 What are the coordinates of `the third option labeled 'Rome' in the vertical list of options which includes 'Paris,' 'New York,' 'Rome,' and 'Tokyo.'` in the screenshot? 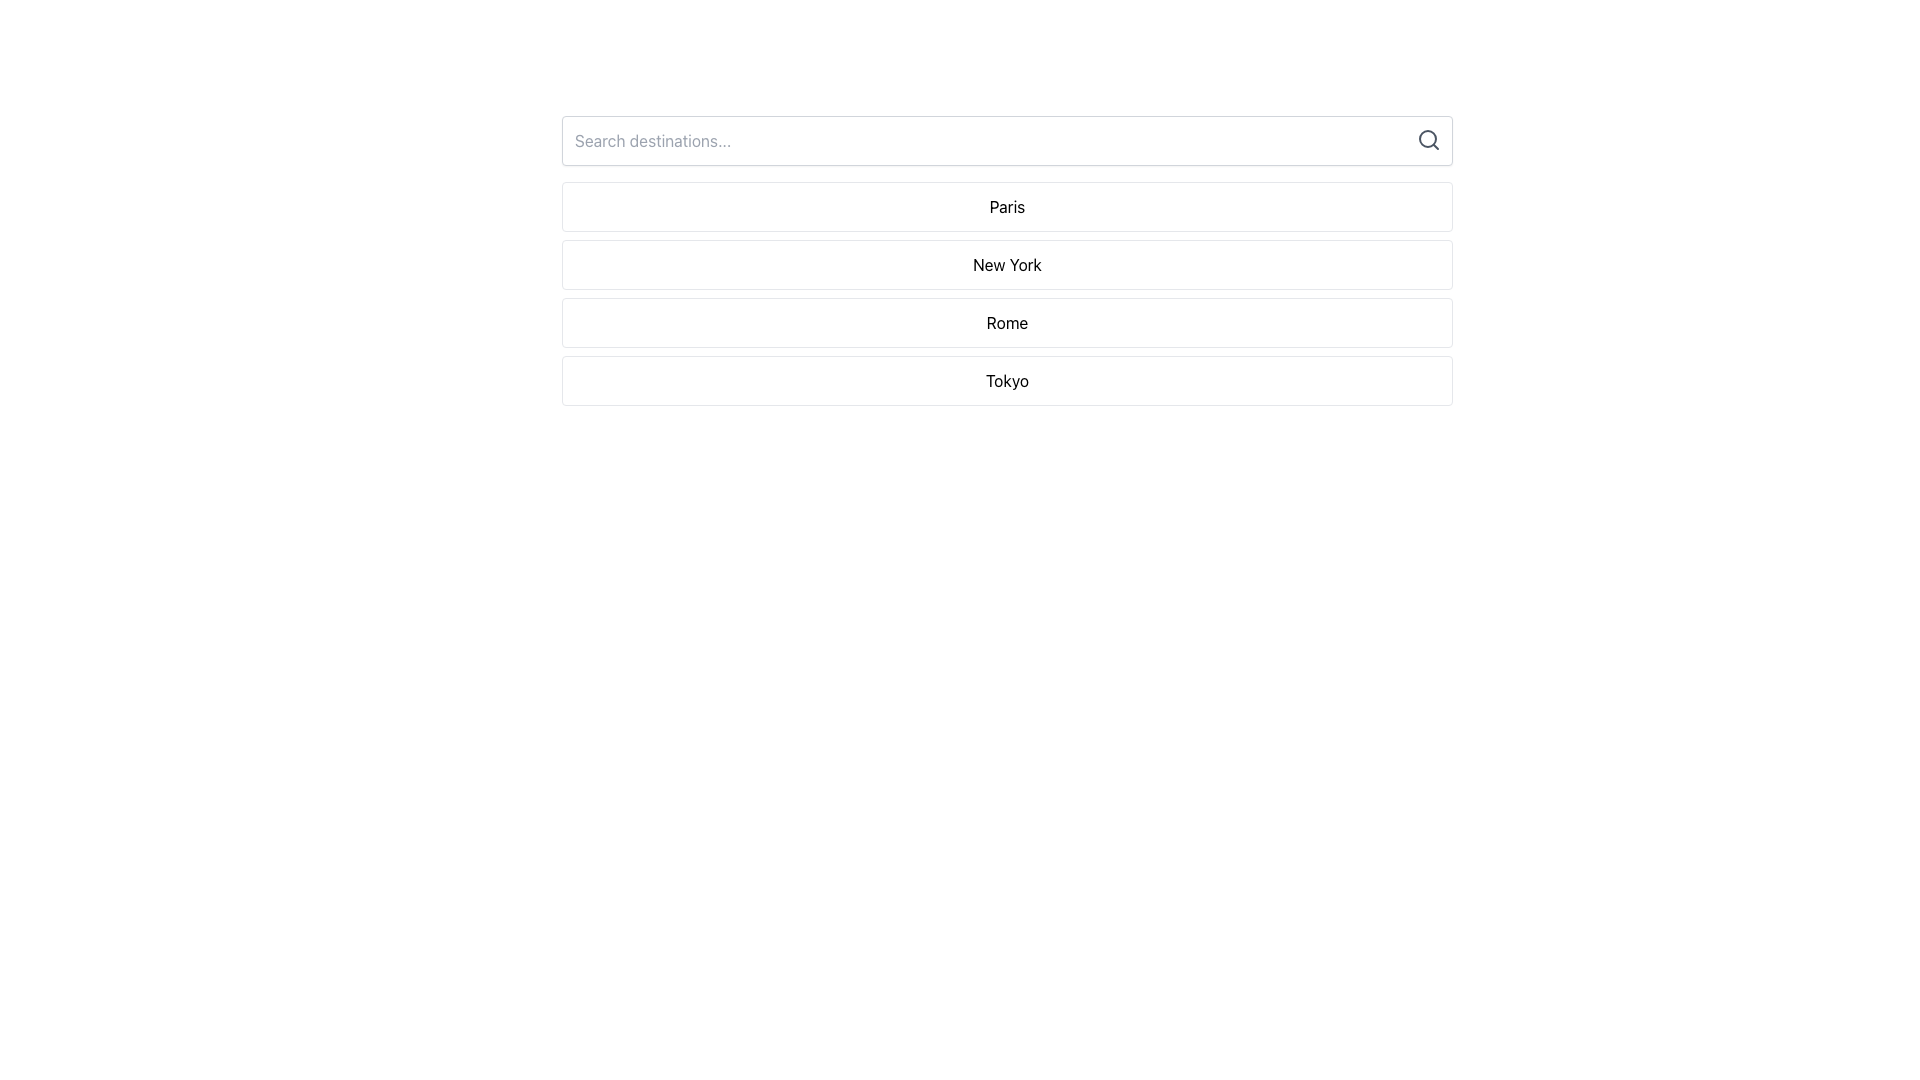 It's located at (1007, 322).